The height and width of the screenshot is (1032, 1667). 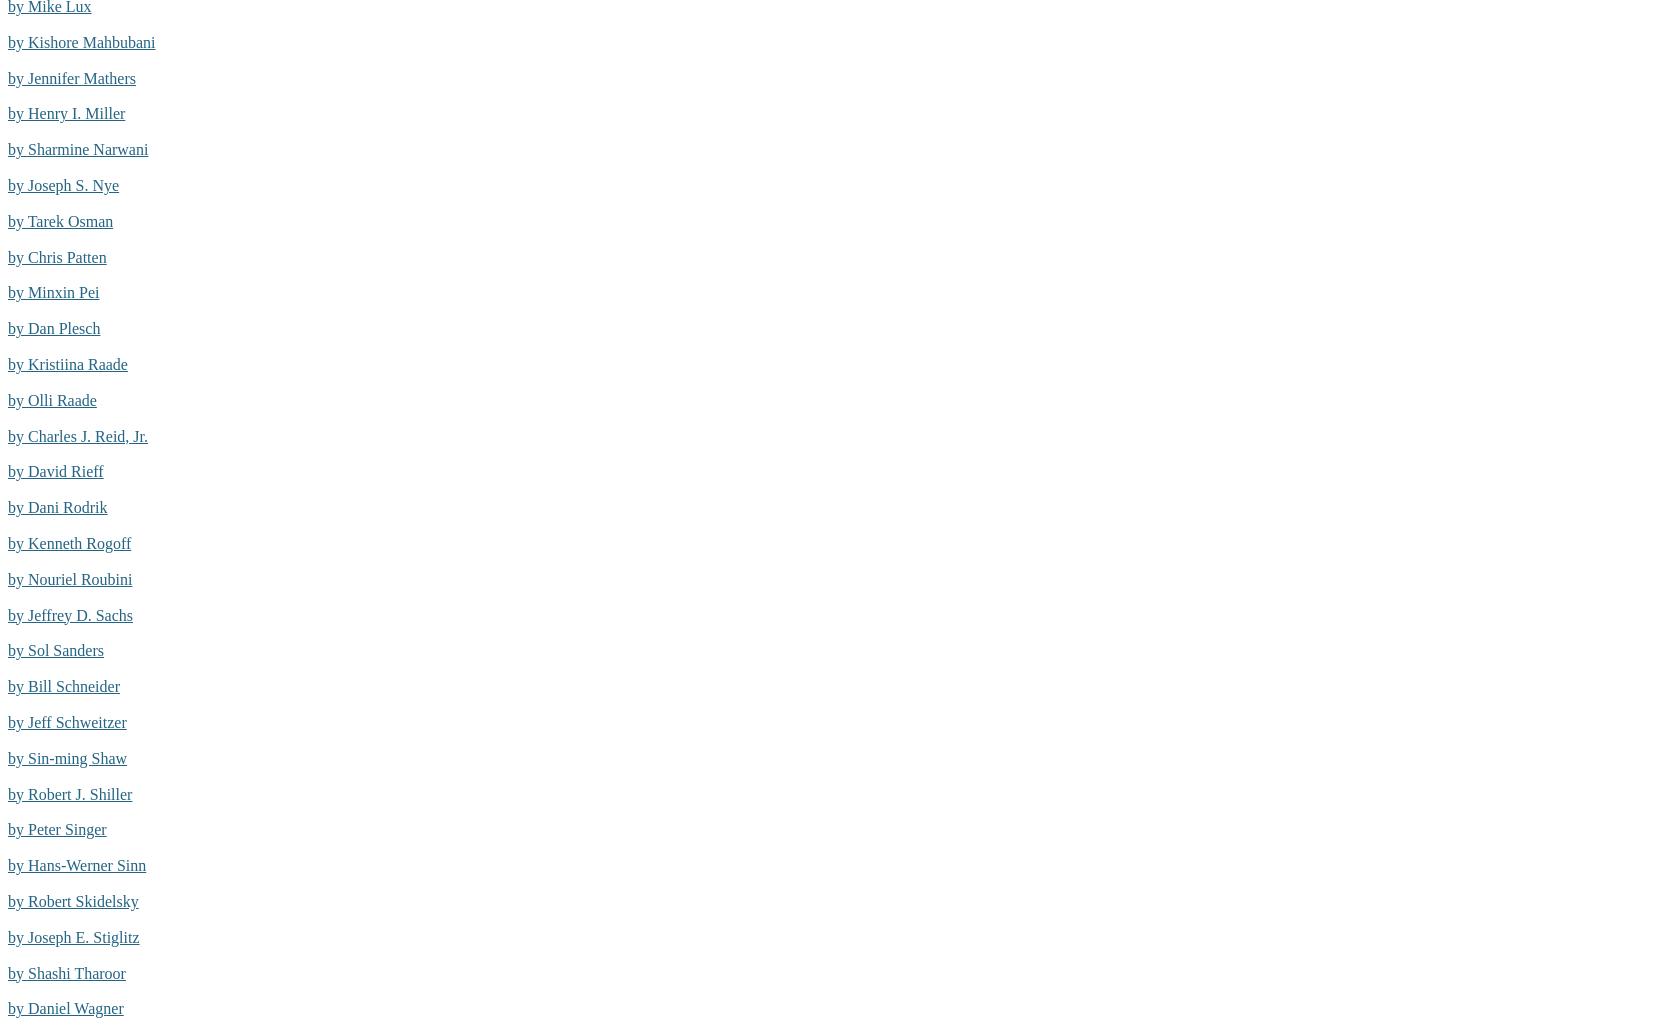 I want to click on 'by Olli Raade', so click(x=52, y=398).